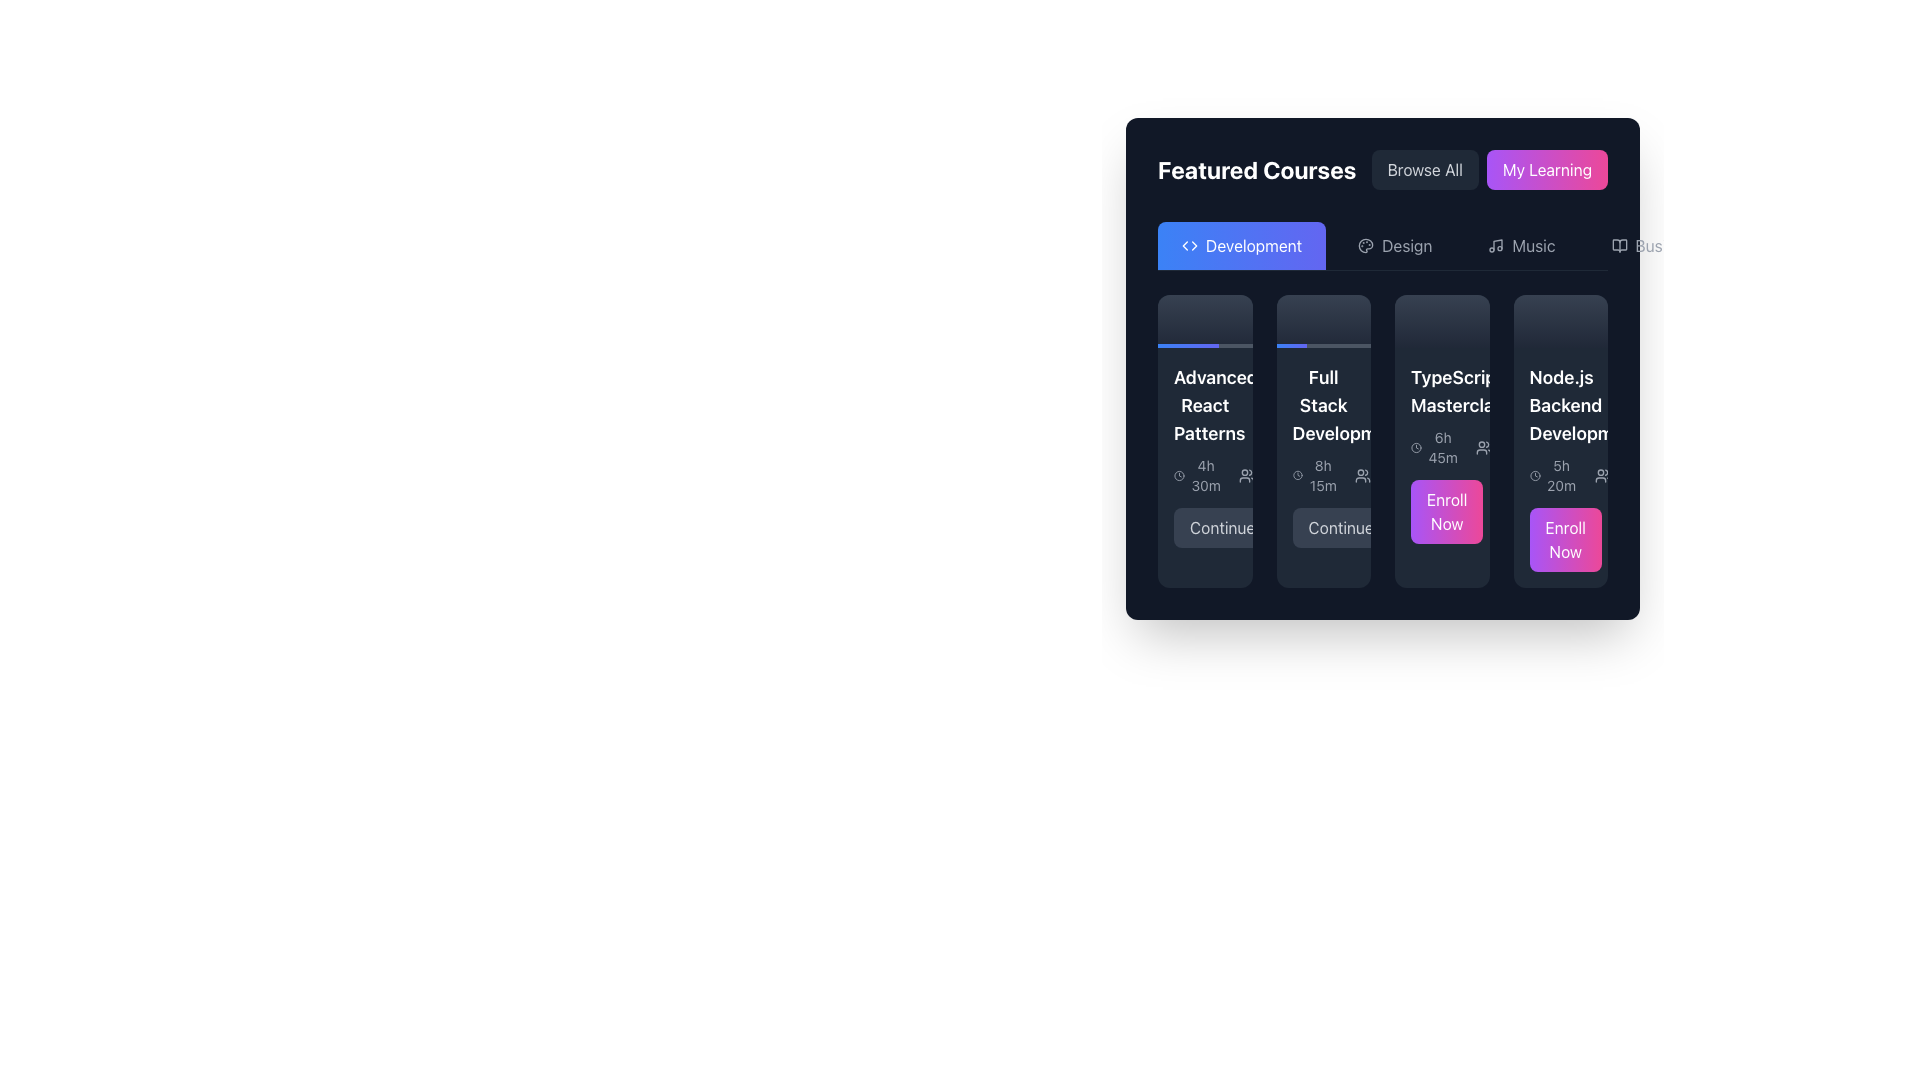 The width and height of the screenshot is (1920, 1080). Describe the element at coordinates (1406, 245) in the screenshot. I see `the 'Design' text label, which is located immediately to the right of a small icon in the row of categories above the course cards` at that location.